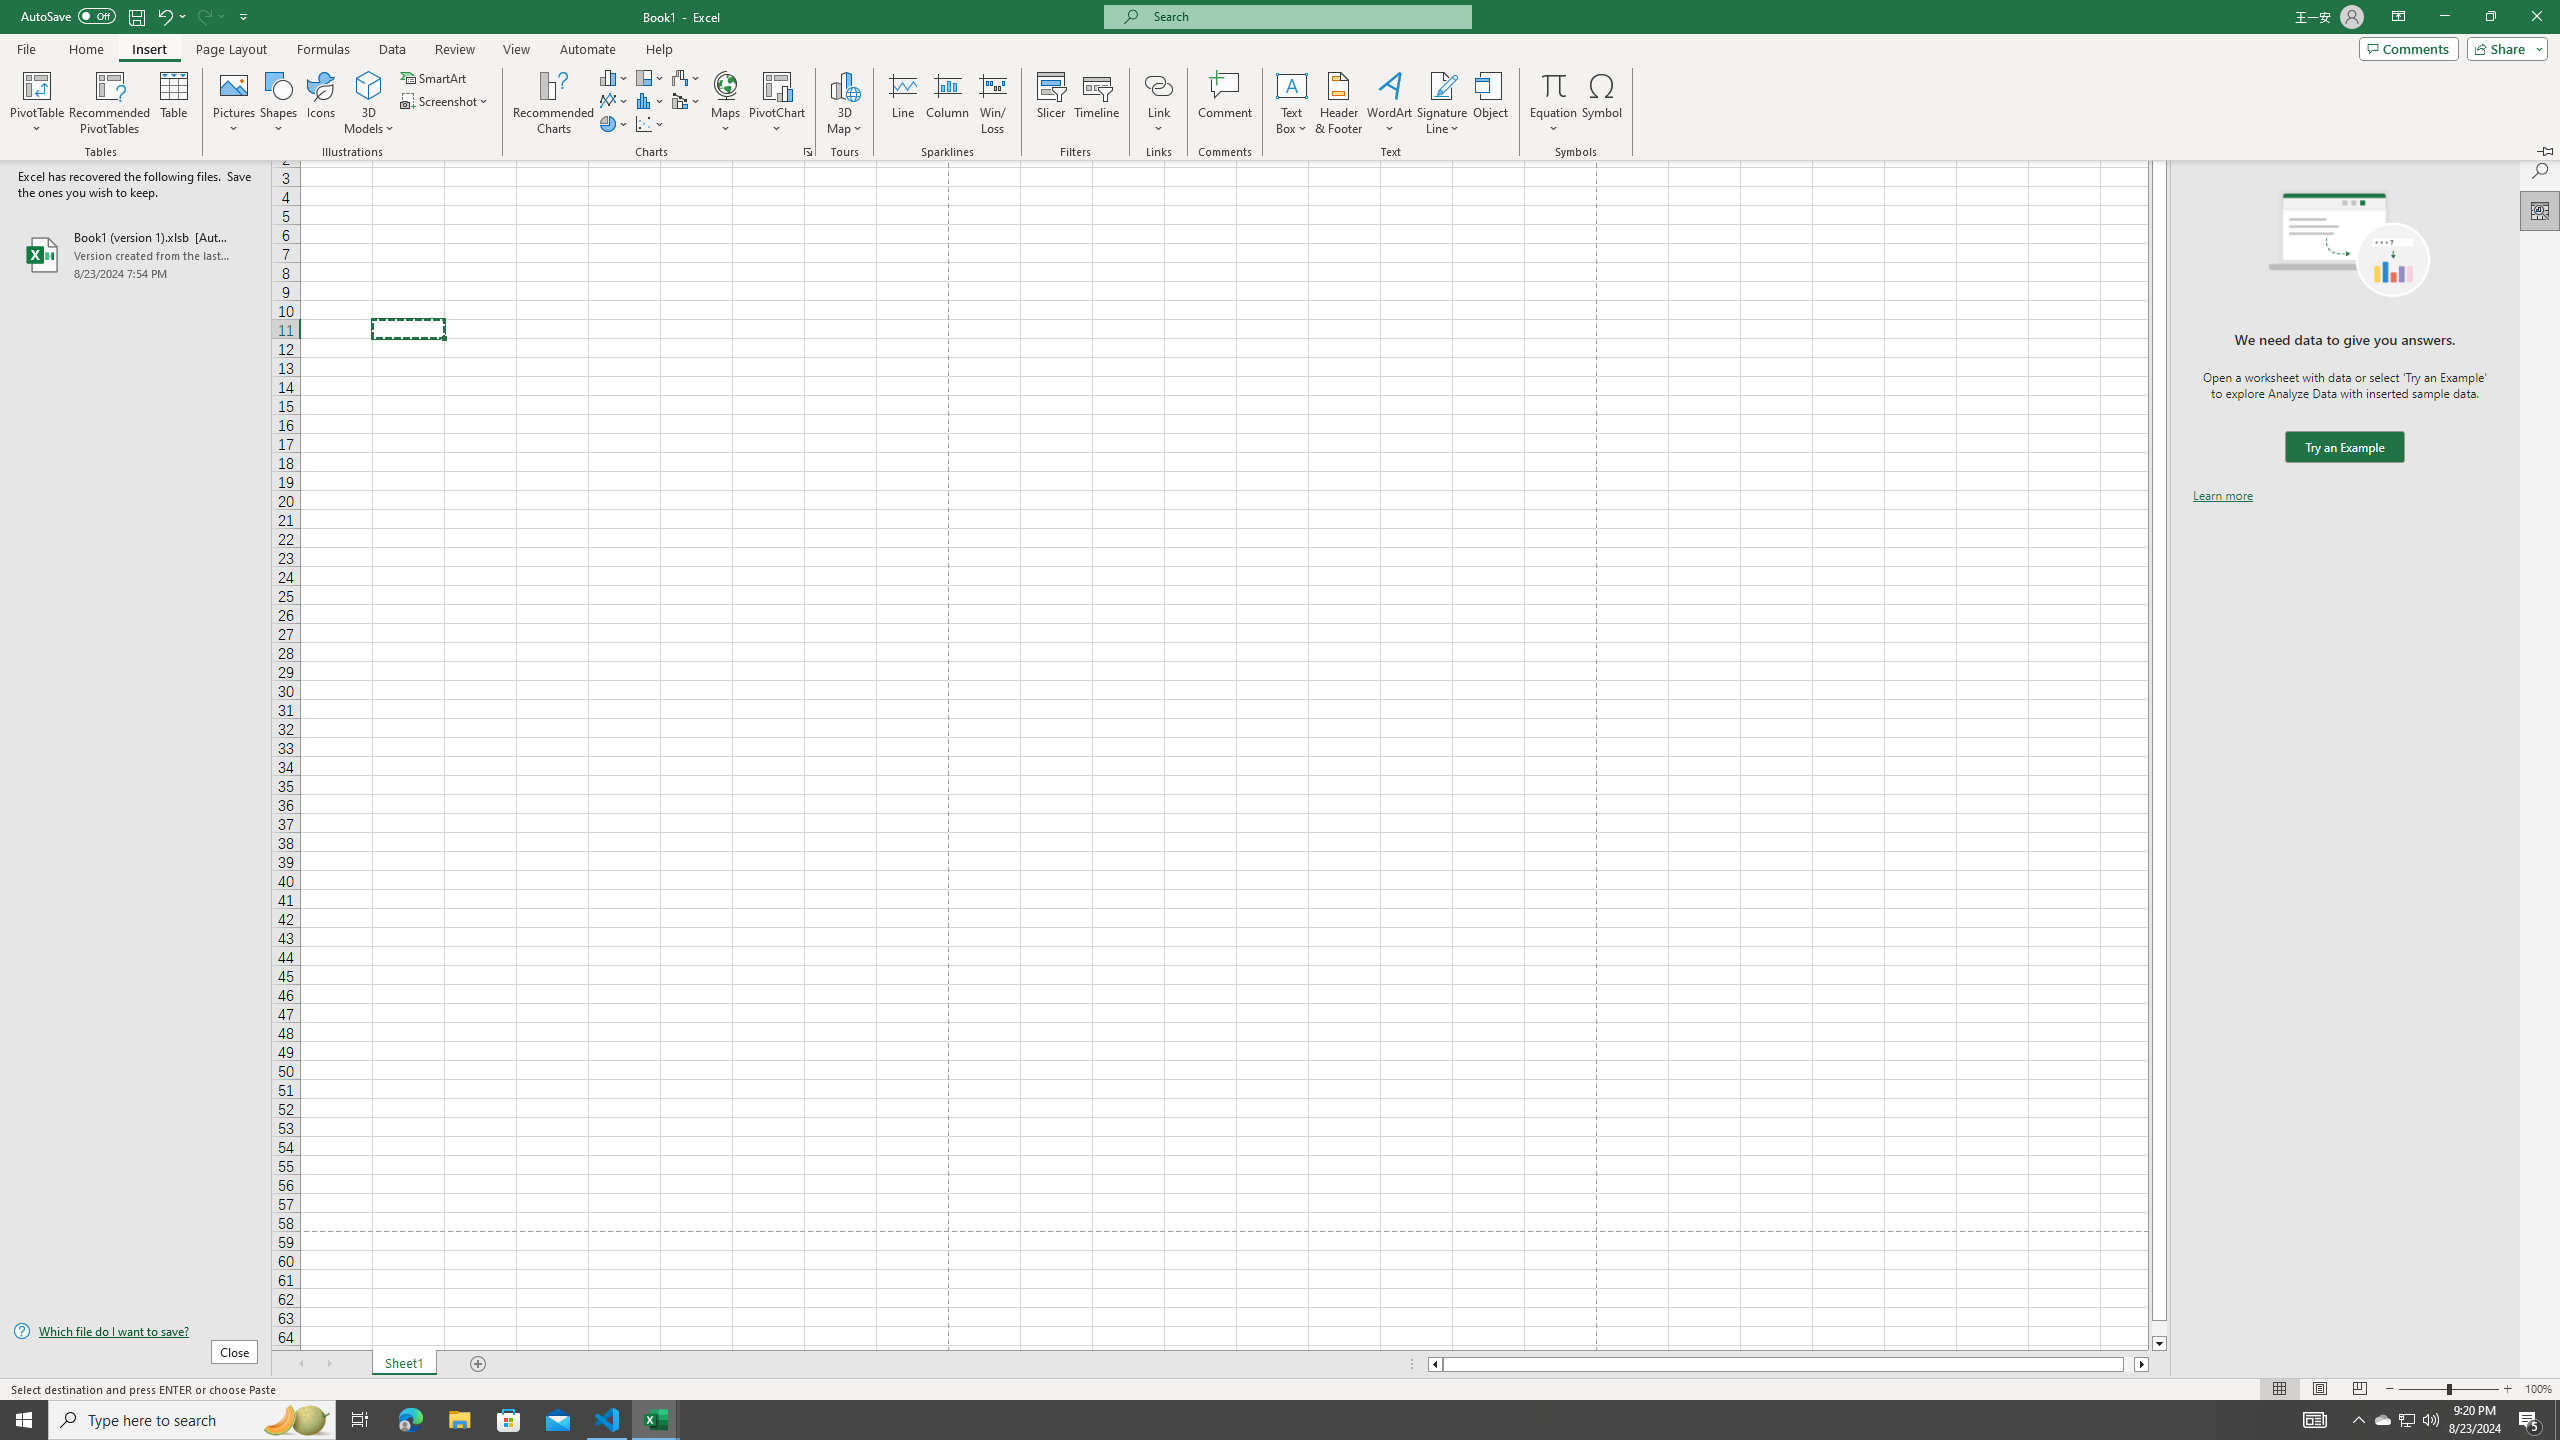  What do you see at coordinates (2278, 1389) in the screenshot?
I see `'Normal'` at bounding box center [2278, 1389].